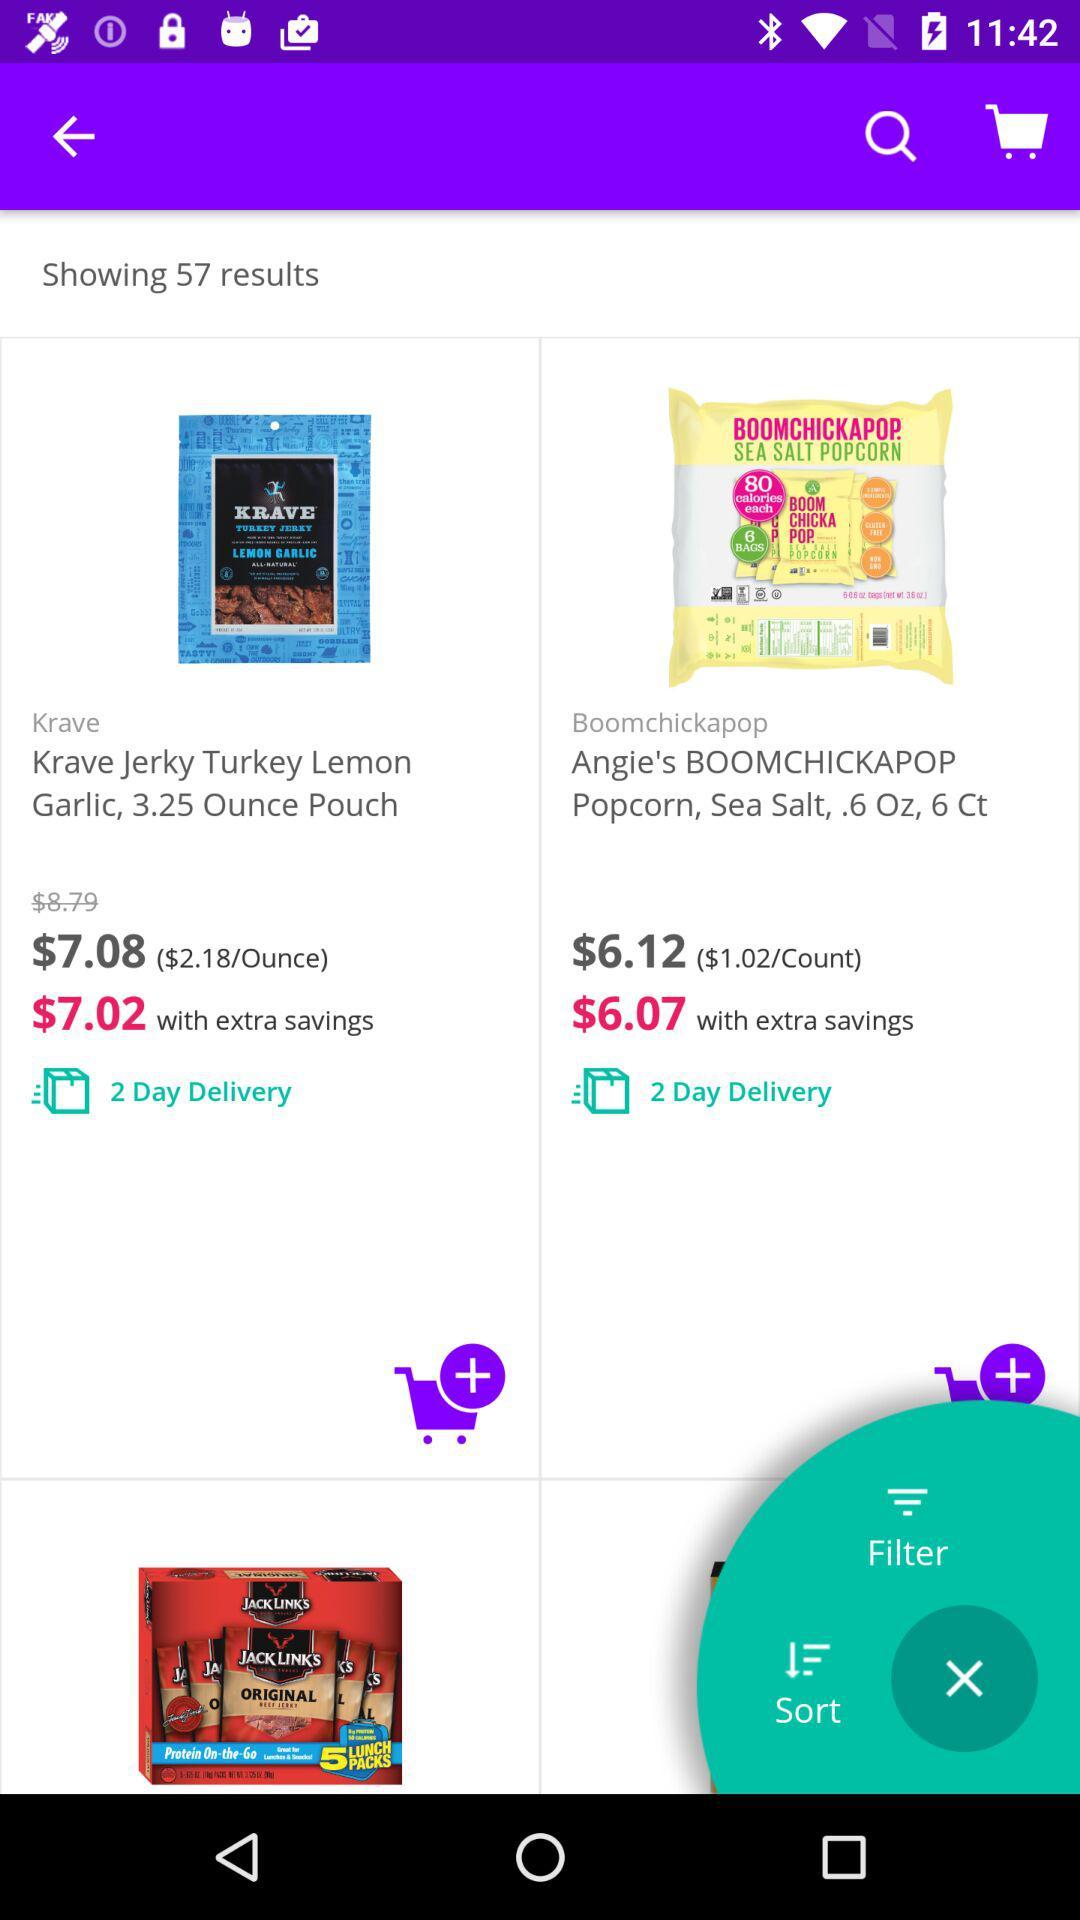 This screenshot has width=1080, height=1920. I want to click on page, so click(963, 1678).